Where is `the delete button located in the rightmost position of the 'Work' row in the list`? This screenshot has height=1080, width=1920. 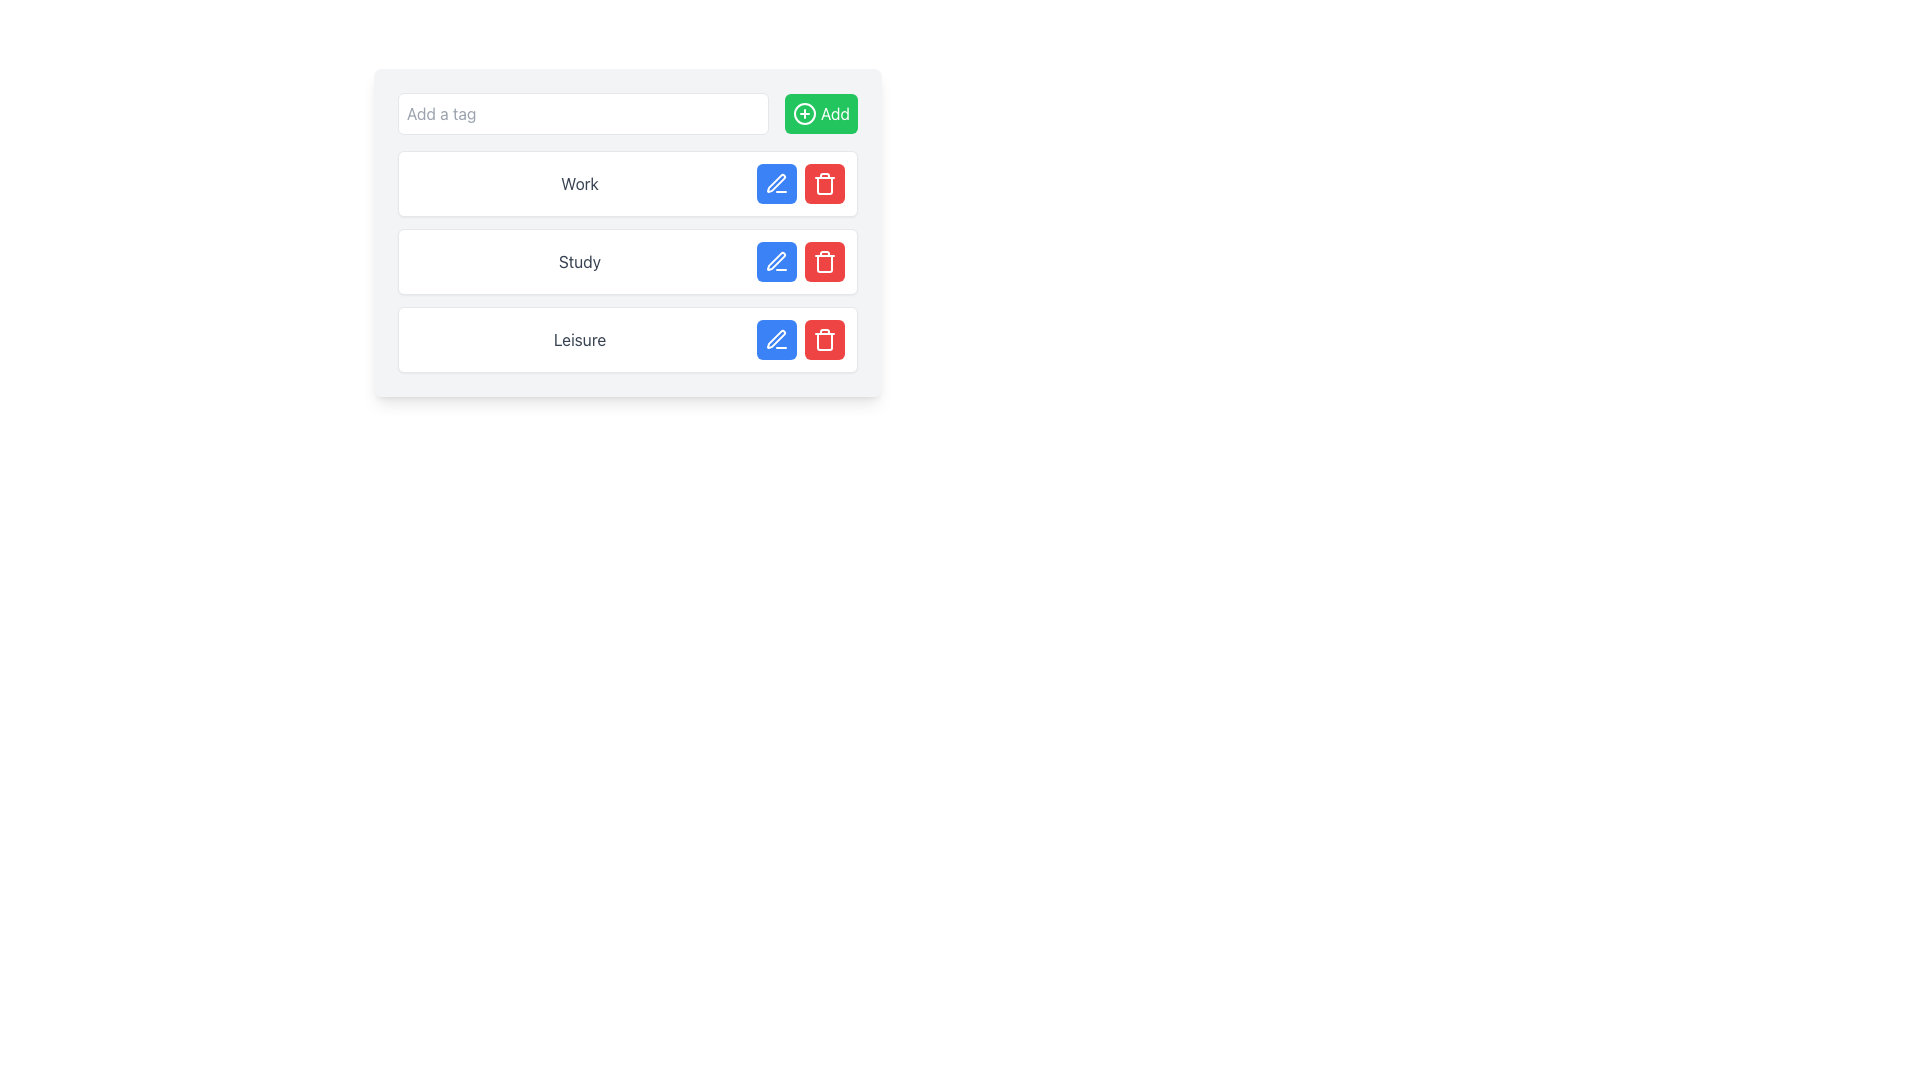
the delete button located in the rightmost position of the 'Work' row in the list is located at coordinates (825, 184).